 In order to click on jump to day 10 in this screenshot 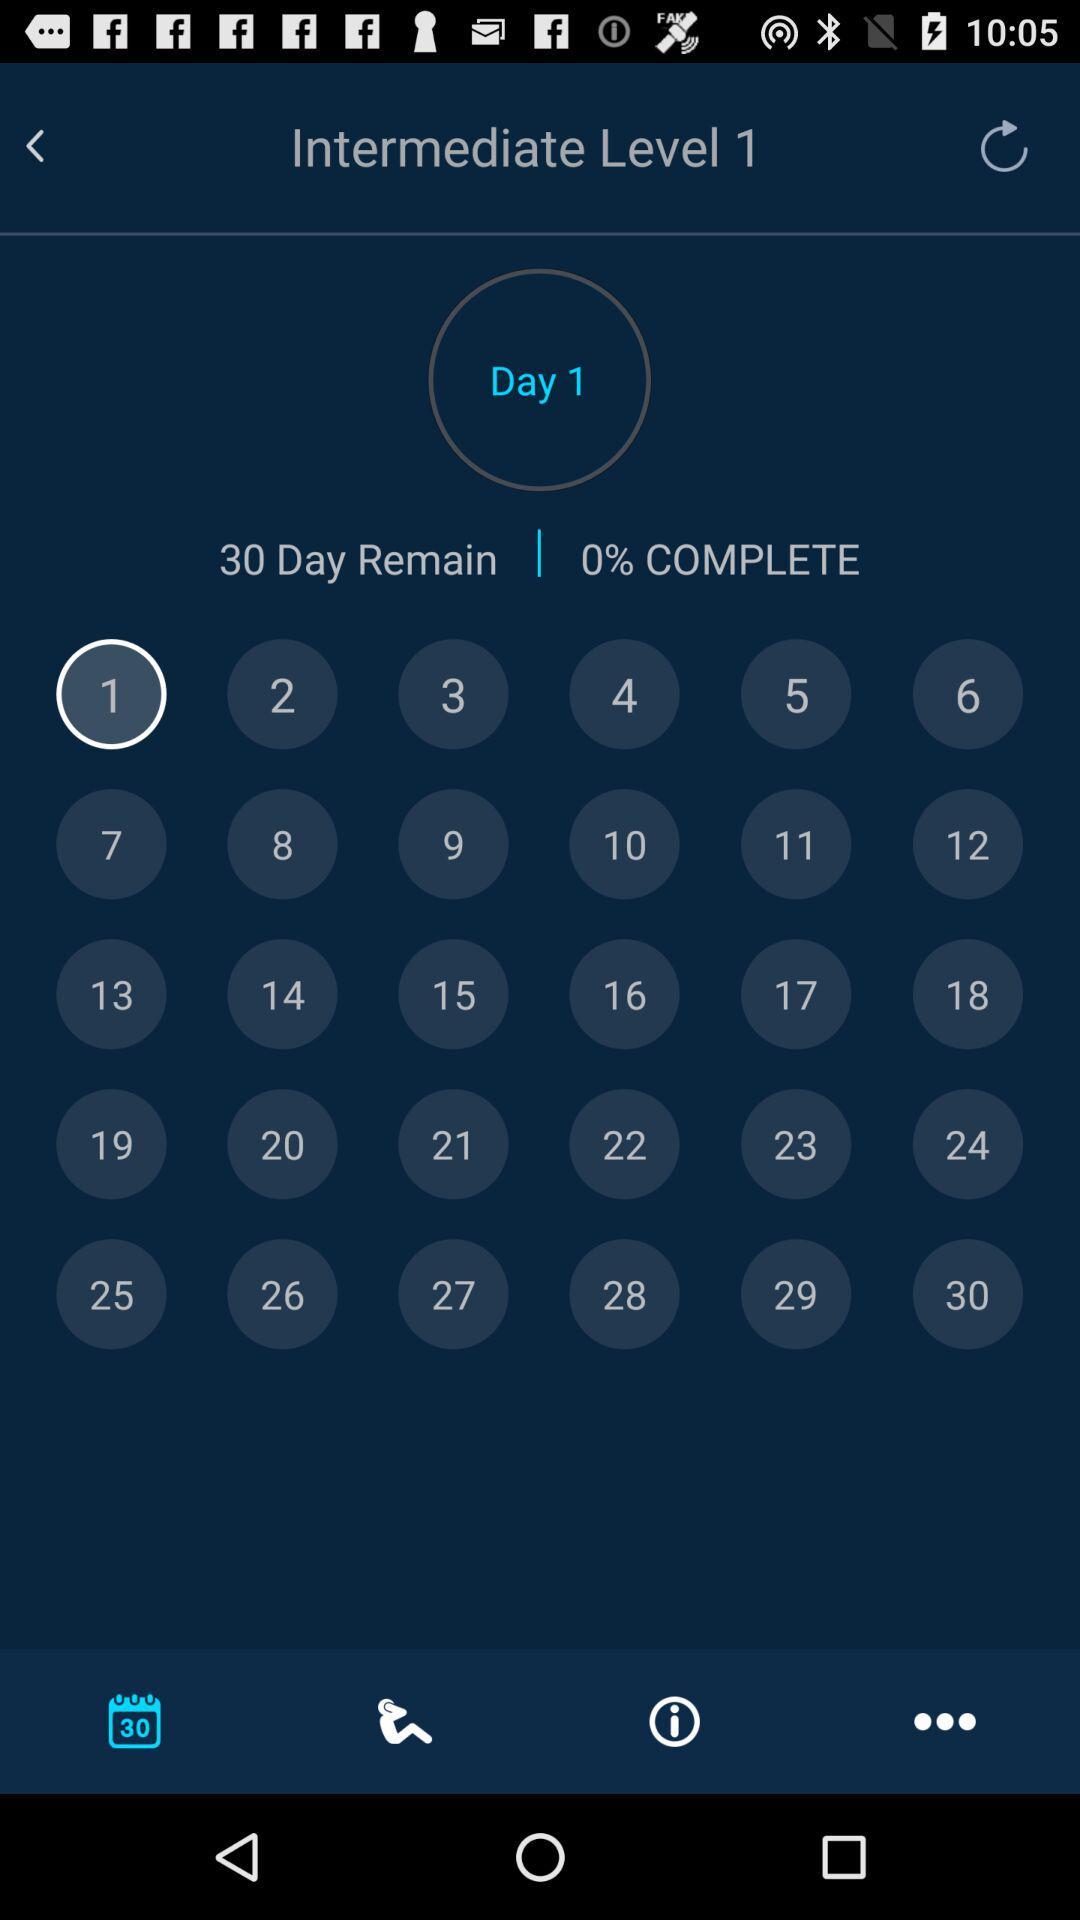, I will do `click(623, 844)`.